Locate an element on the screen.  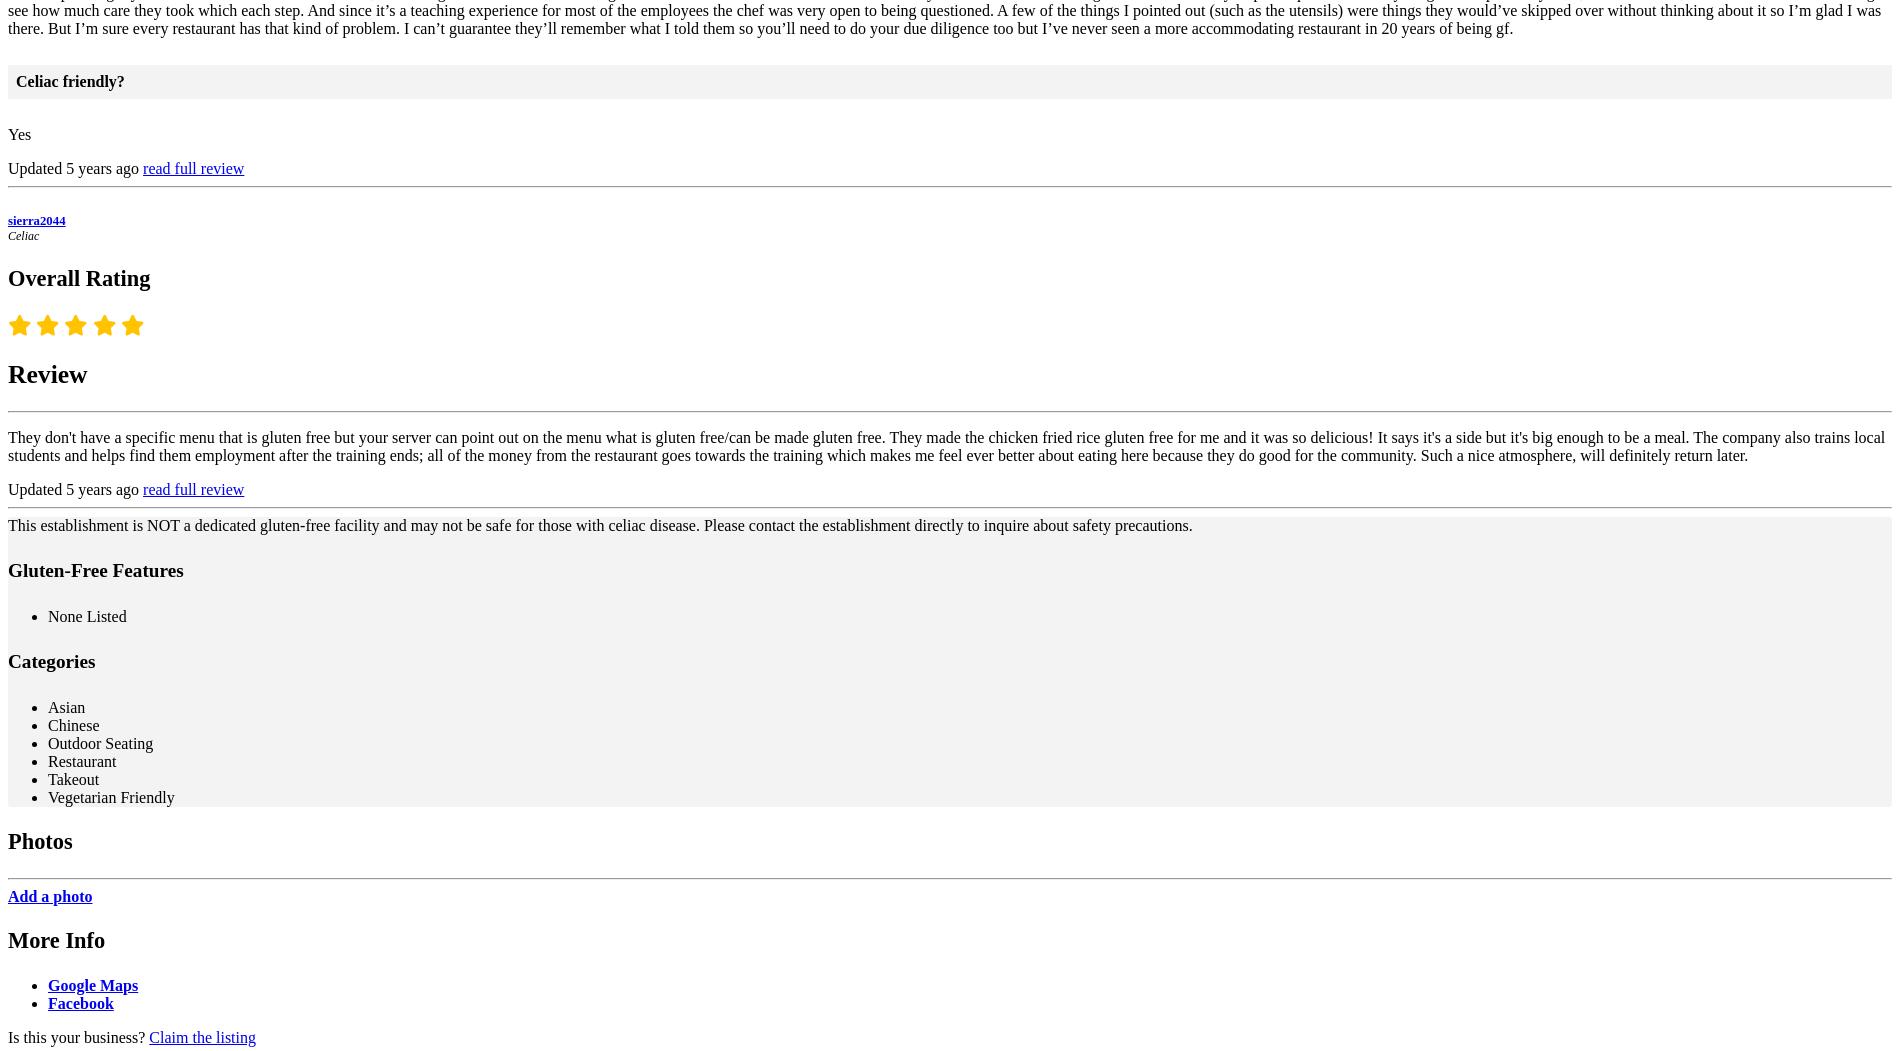
'Add a photo' is located at coordinates (7, 895).